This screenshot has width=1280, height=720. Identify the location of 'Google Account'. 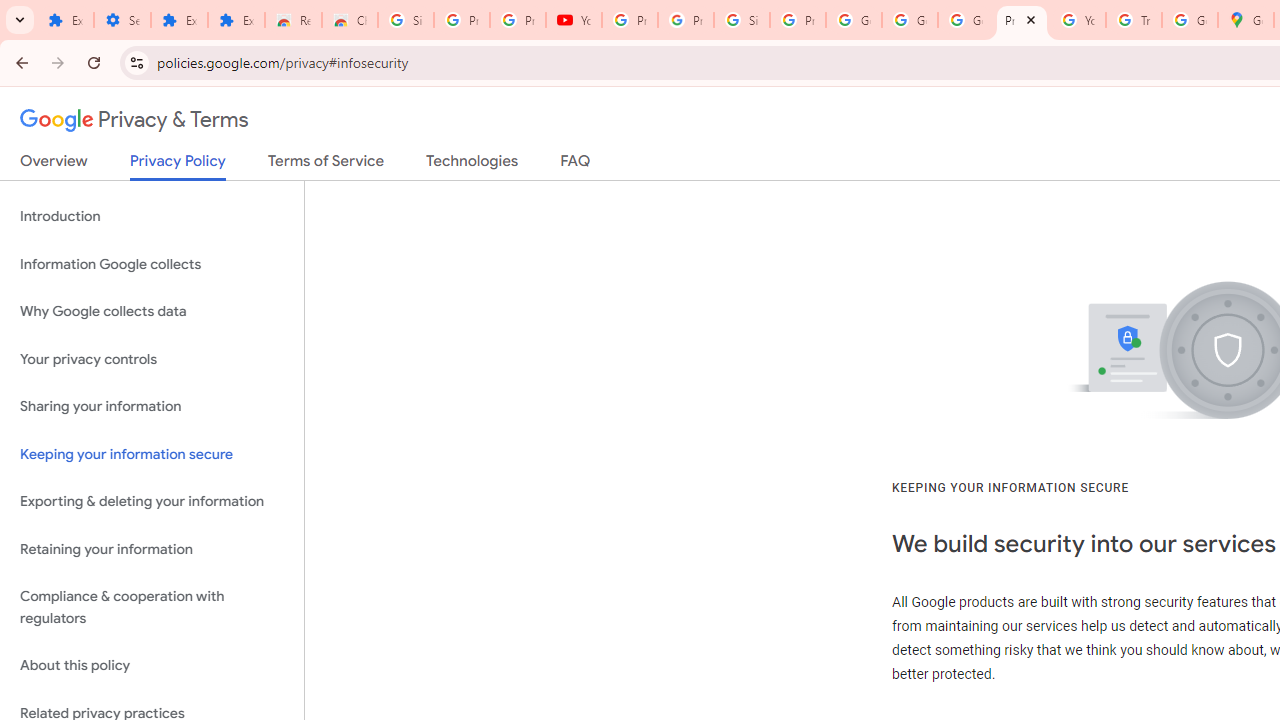
(853, 20).